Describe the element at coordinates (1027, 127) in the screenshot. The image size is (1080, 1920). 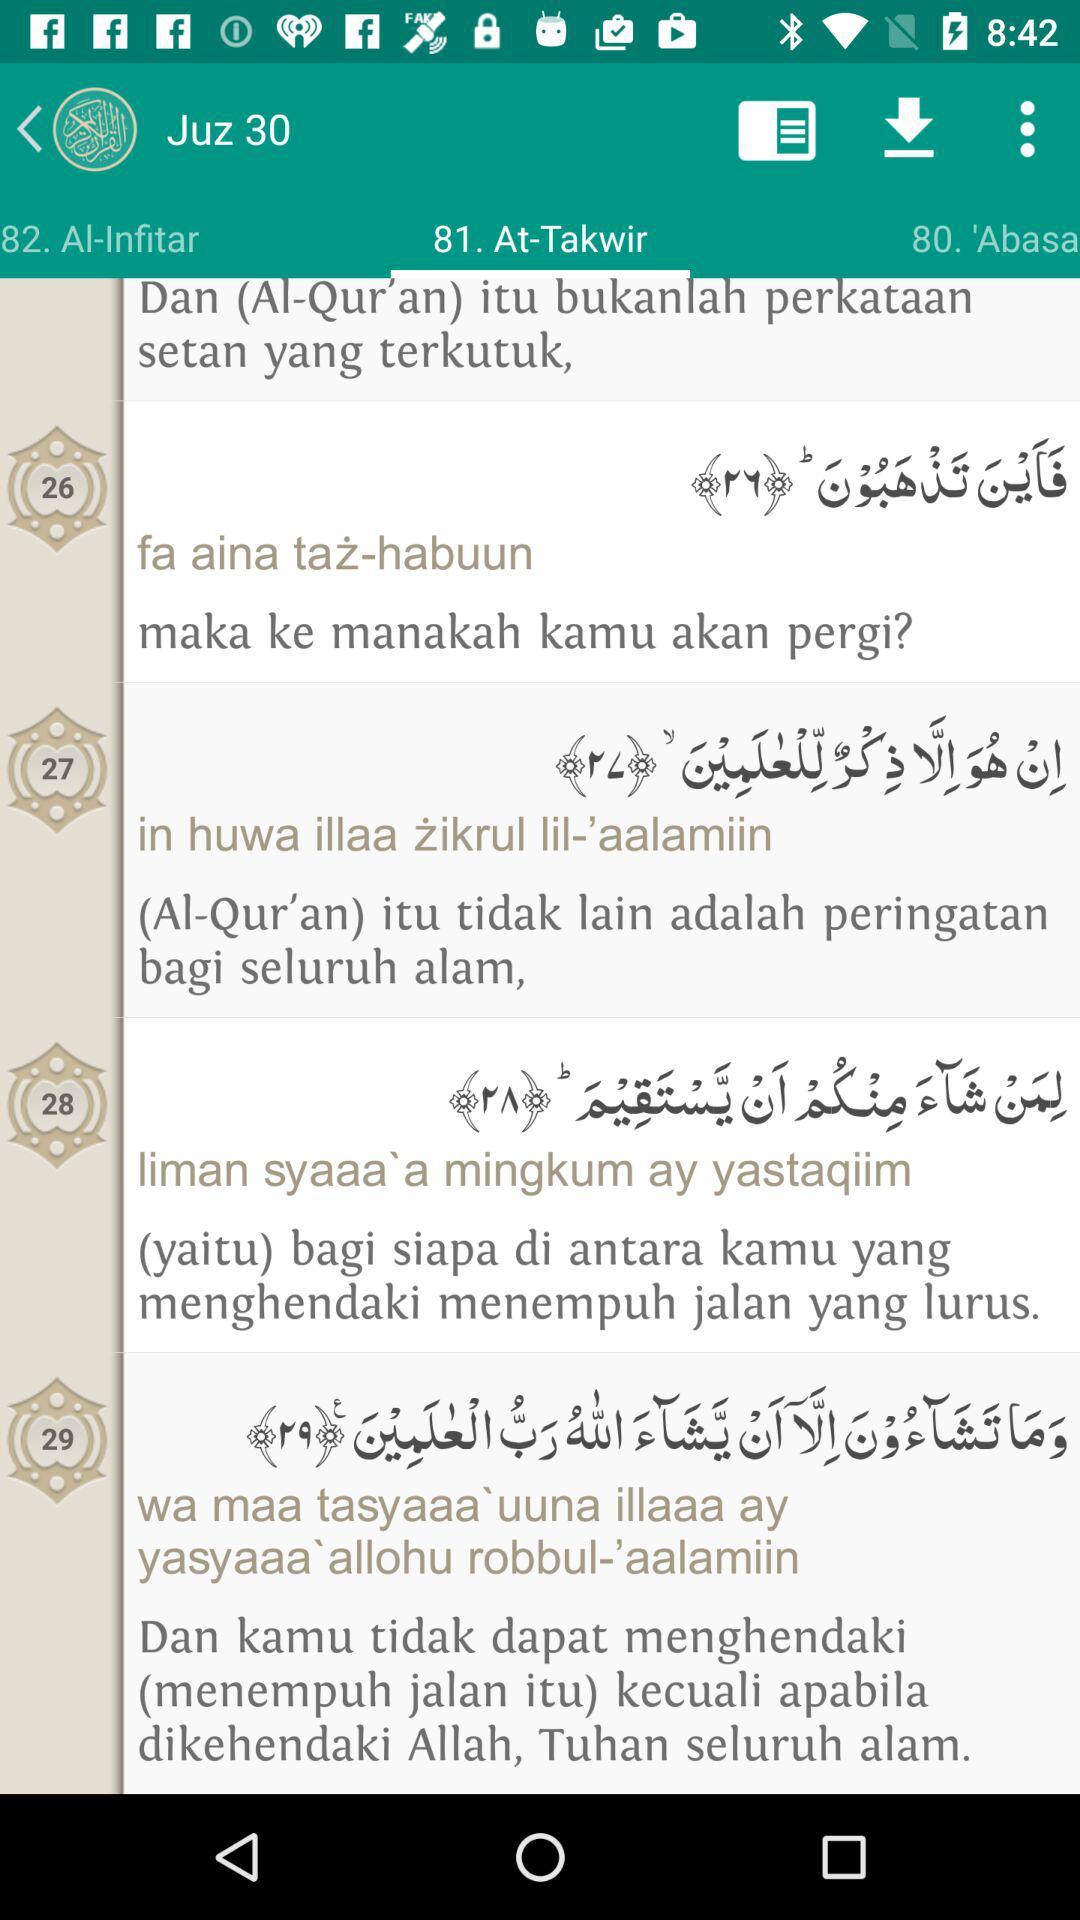
I see `open option menu` at that location.